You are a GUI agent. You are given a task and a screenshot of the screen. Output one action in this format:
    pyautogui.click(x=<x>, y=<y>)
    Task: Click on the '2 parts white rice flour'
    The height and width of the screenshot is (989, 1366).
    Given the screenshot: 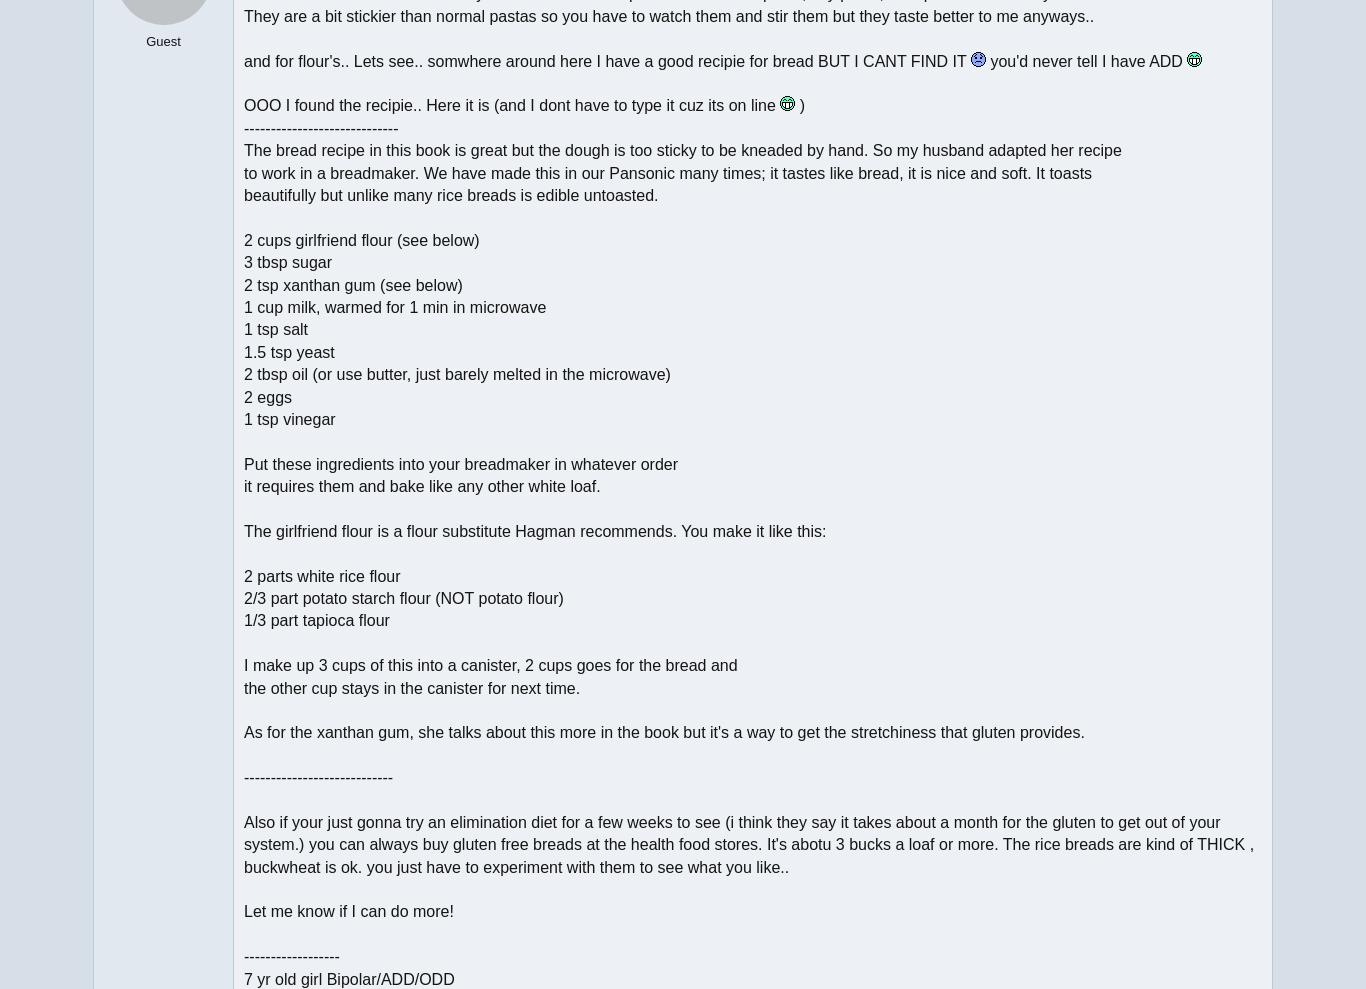 What is the action you would take?
    pyautogui.click(x=321, y=574)
    